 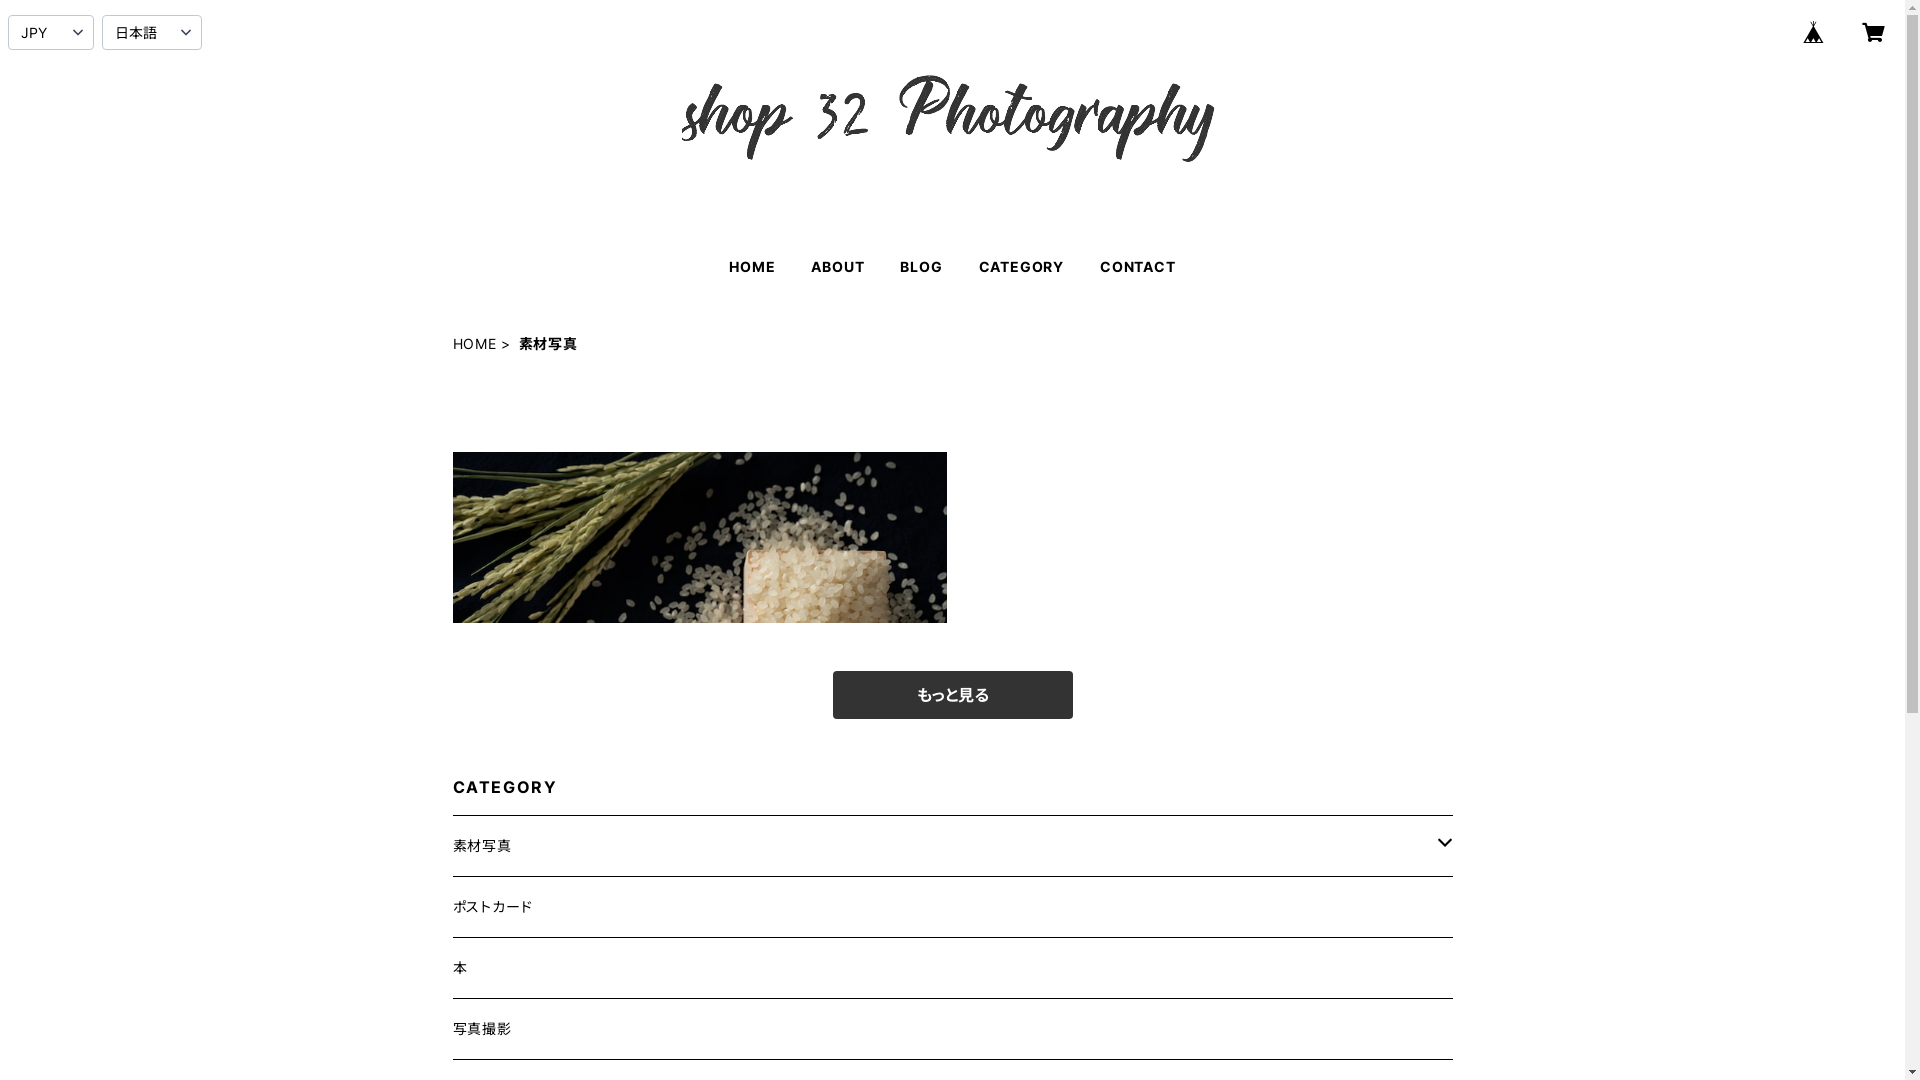 I want to click on 'CONTACT', so click(x=1137, y=265).